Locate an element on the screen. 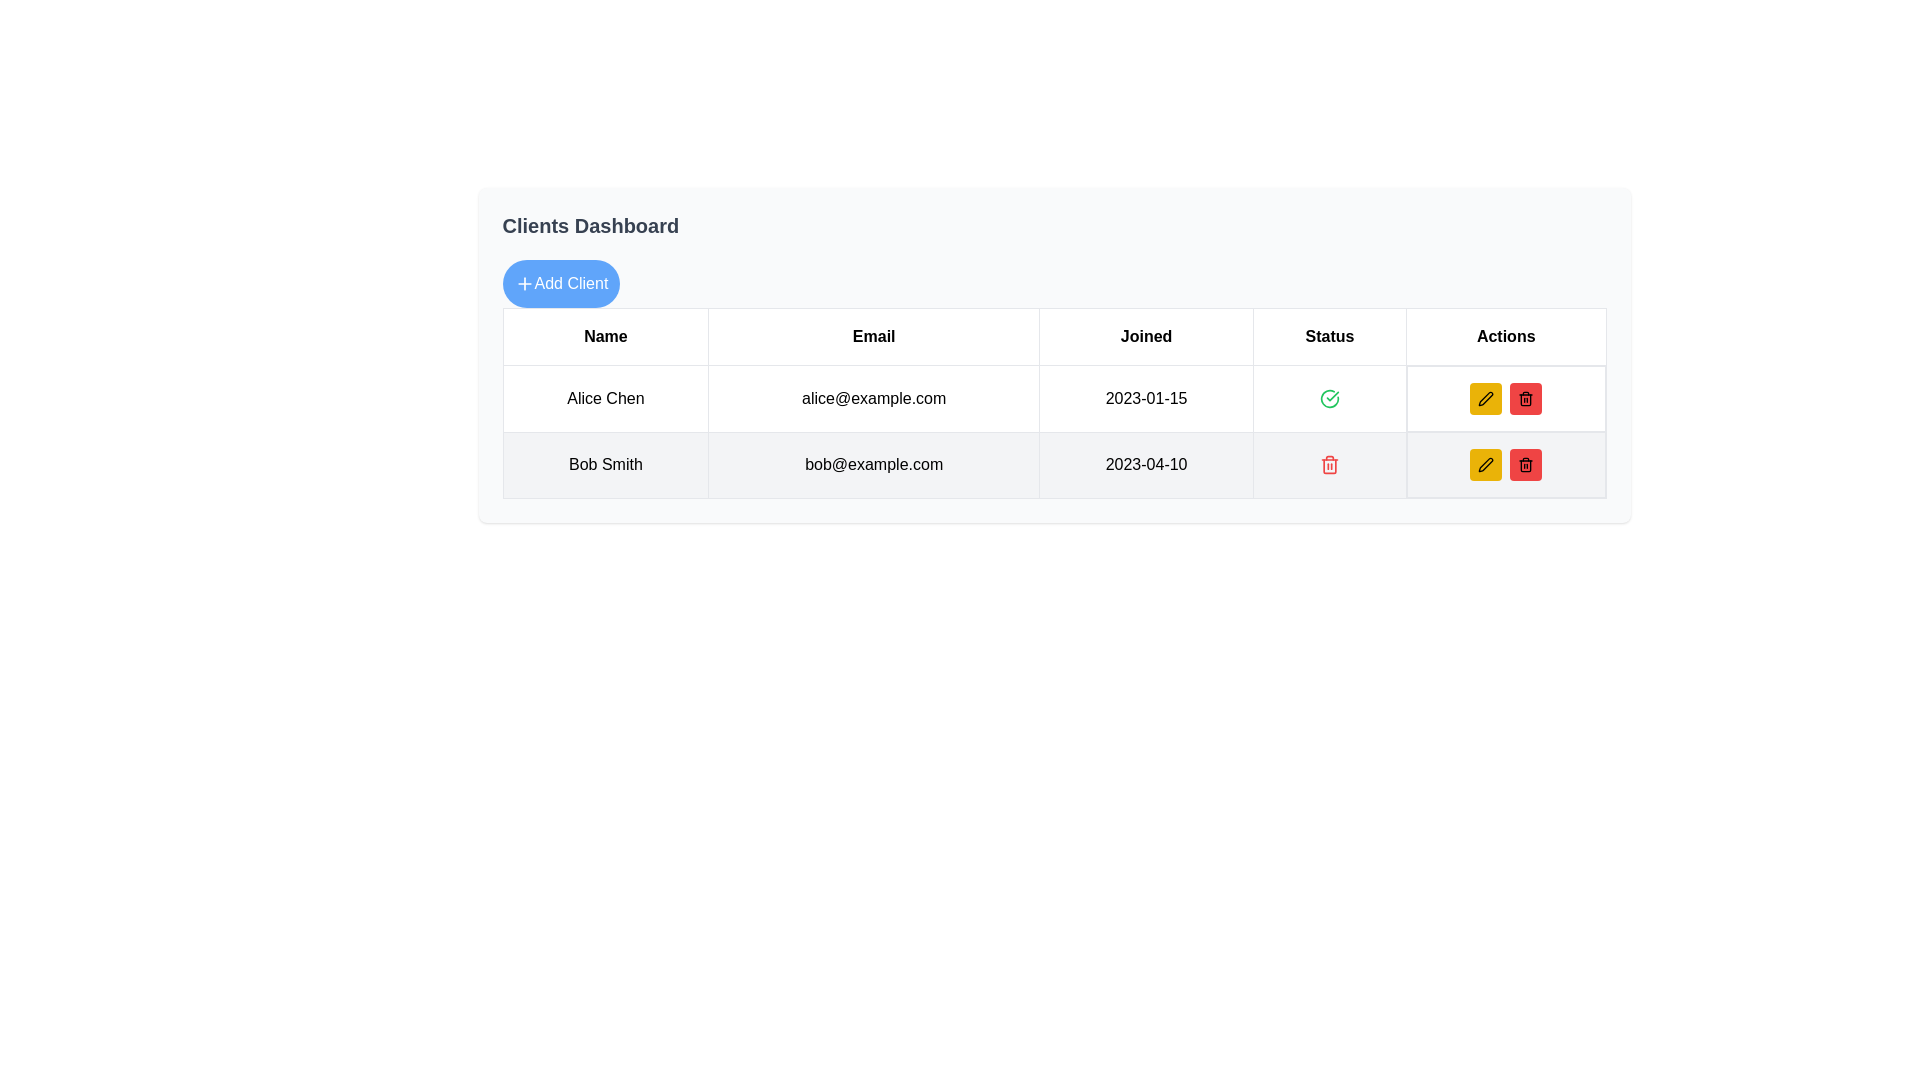  the blue 'Add Client' button with rounded sides, which contains white text and a plus symbol is located at coordinates (560, 284).